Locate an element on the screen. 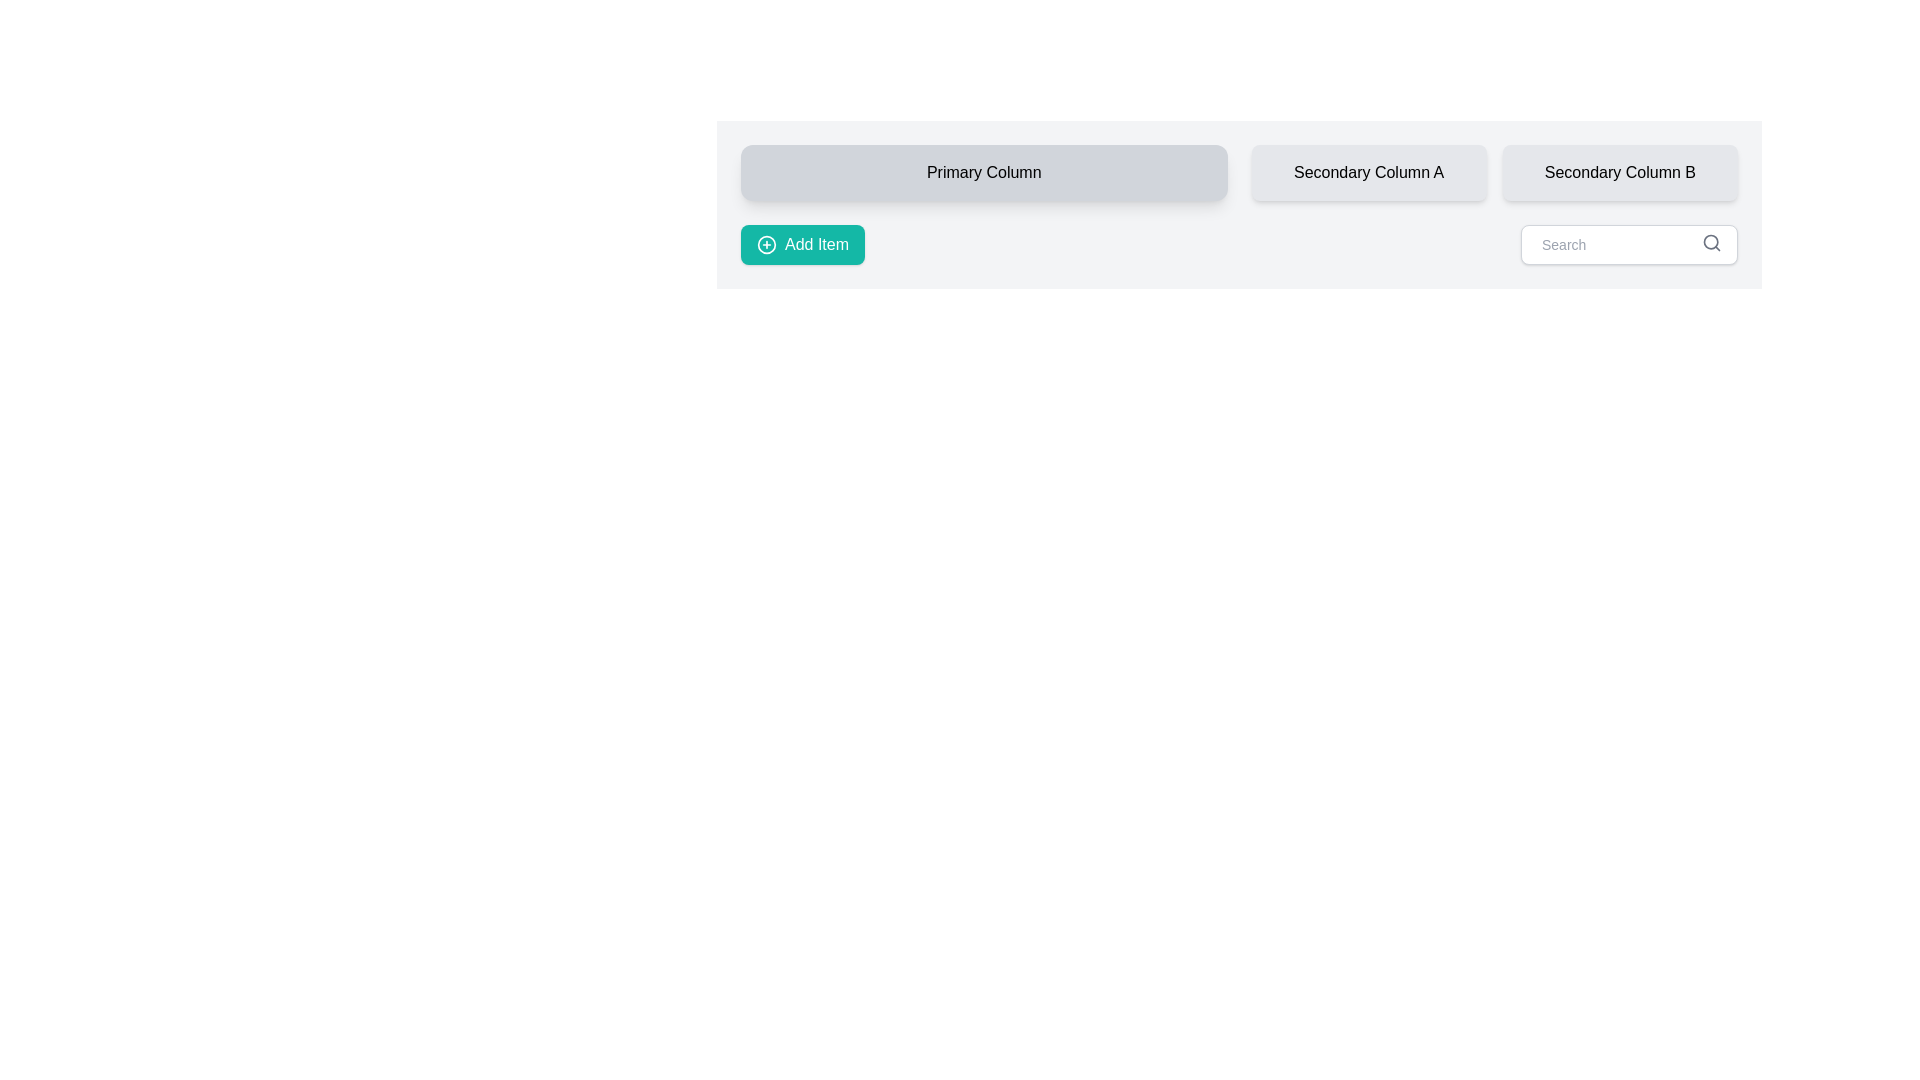 This screenshot has height=1080, width=1920. the Graphical SVG Circle element, which is part of the 'Add Item' functionality, located within the button labeled 'Add Item' at the bottom-left section under the 'Primary Column' label is located at coordinates (766, 244).